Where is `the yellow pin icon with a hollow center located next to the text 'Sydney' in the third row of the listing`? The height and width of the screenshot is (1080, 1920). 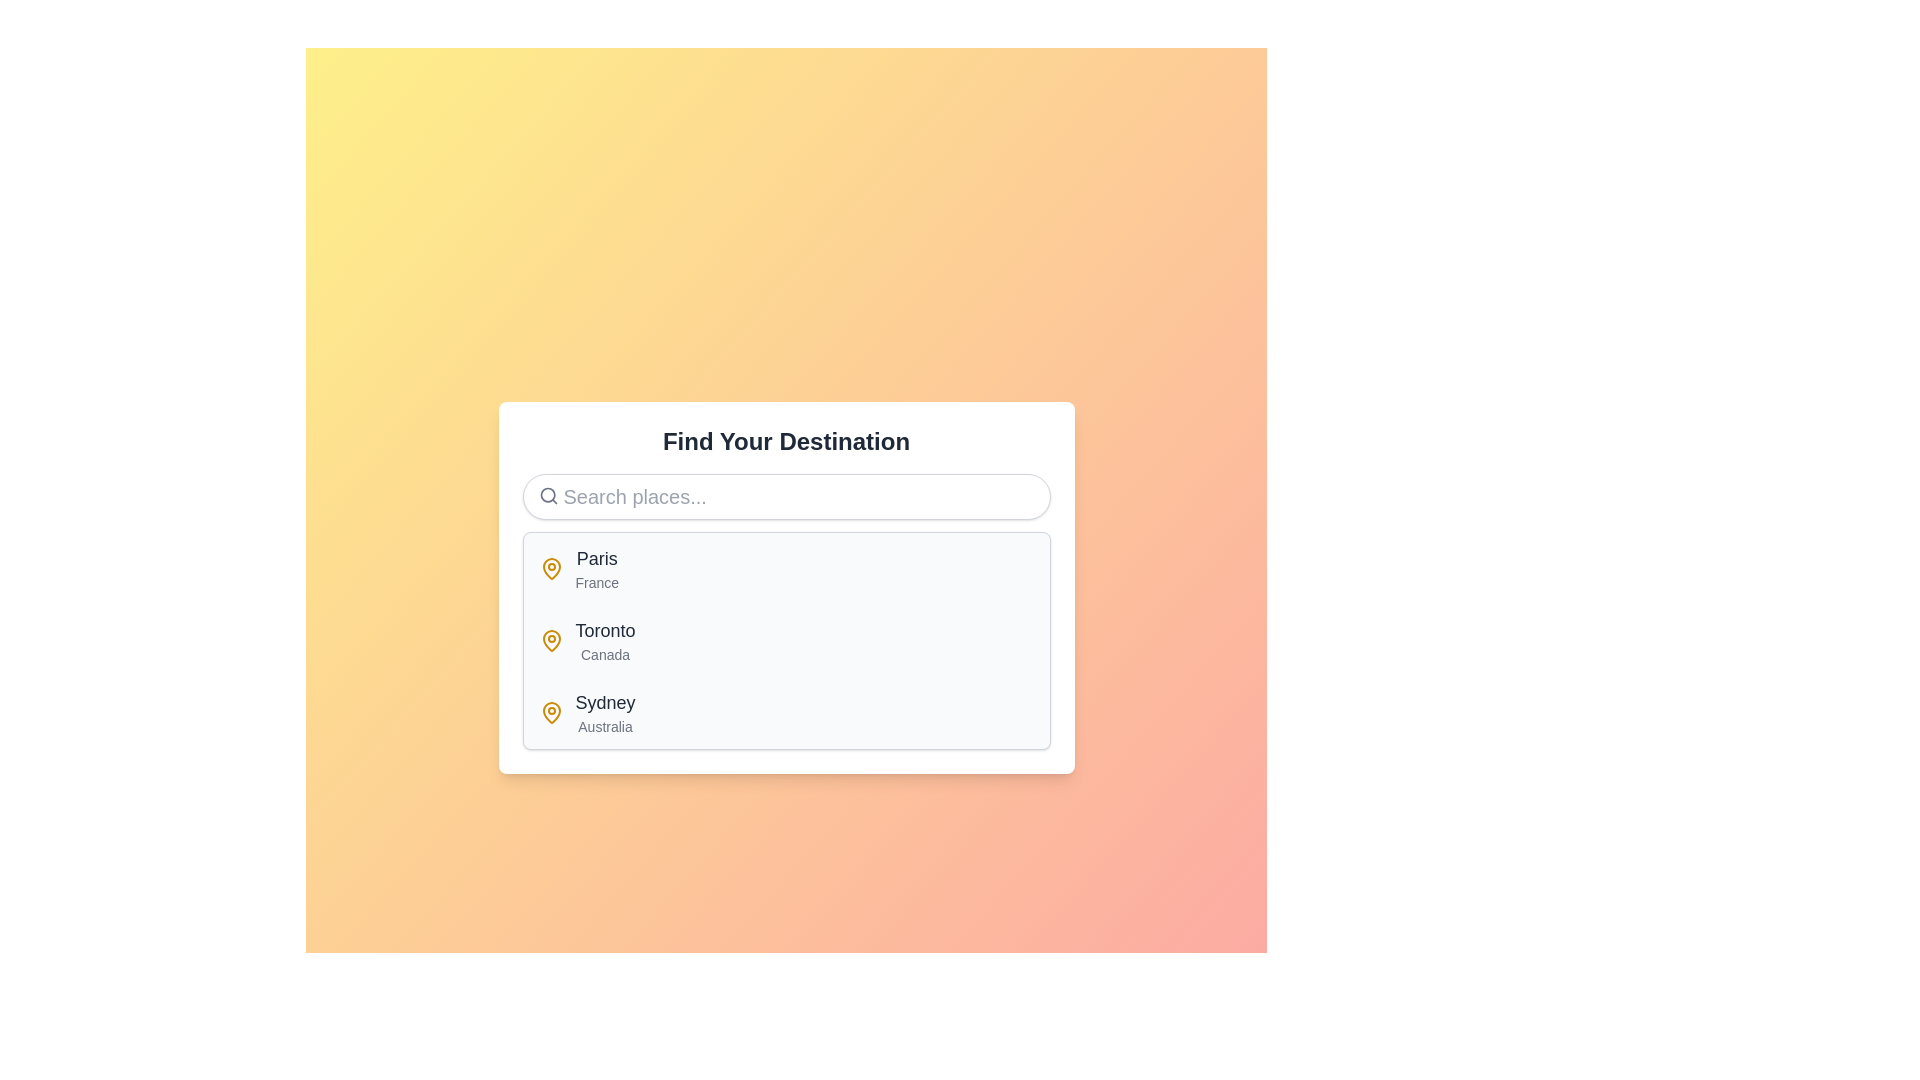 the yellow pin icon with a hollow center located next to the text 'Sydney' in the third row of the listing is located at coordinates (551, 712).